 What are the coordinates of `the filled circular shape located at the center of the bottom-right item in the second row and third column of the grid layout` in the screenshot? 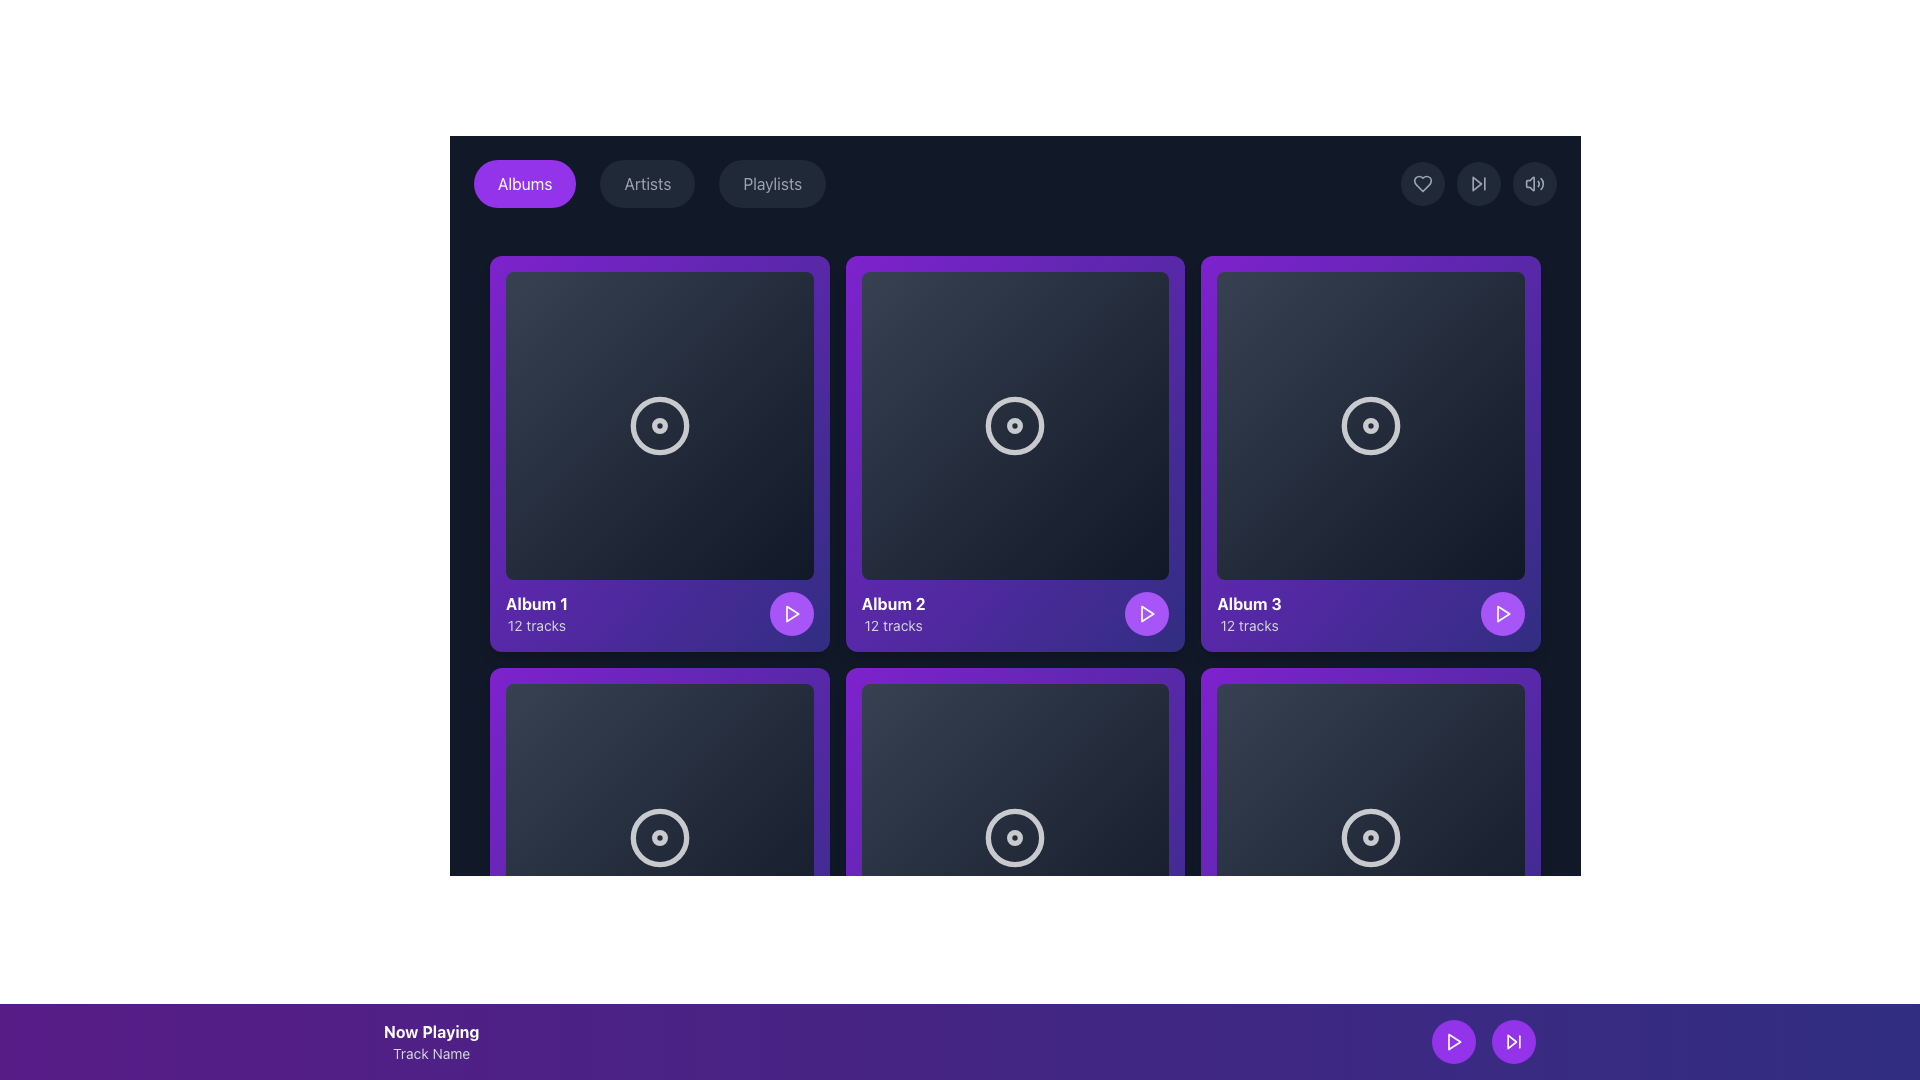 It's located at (1370, 837).